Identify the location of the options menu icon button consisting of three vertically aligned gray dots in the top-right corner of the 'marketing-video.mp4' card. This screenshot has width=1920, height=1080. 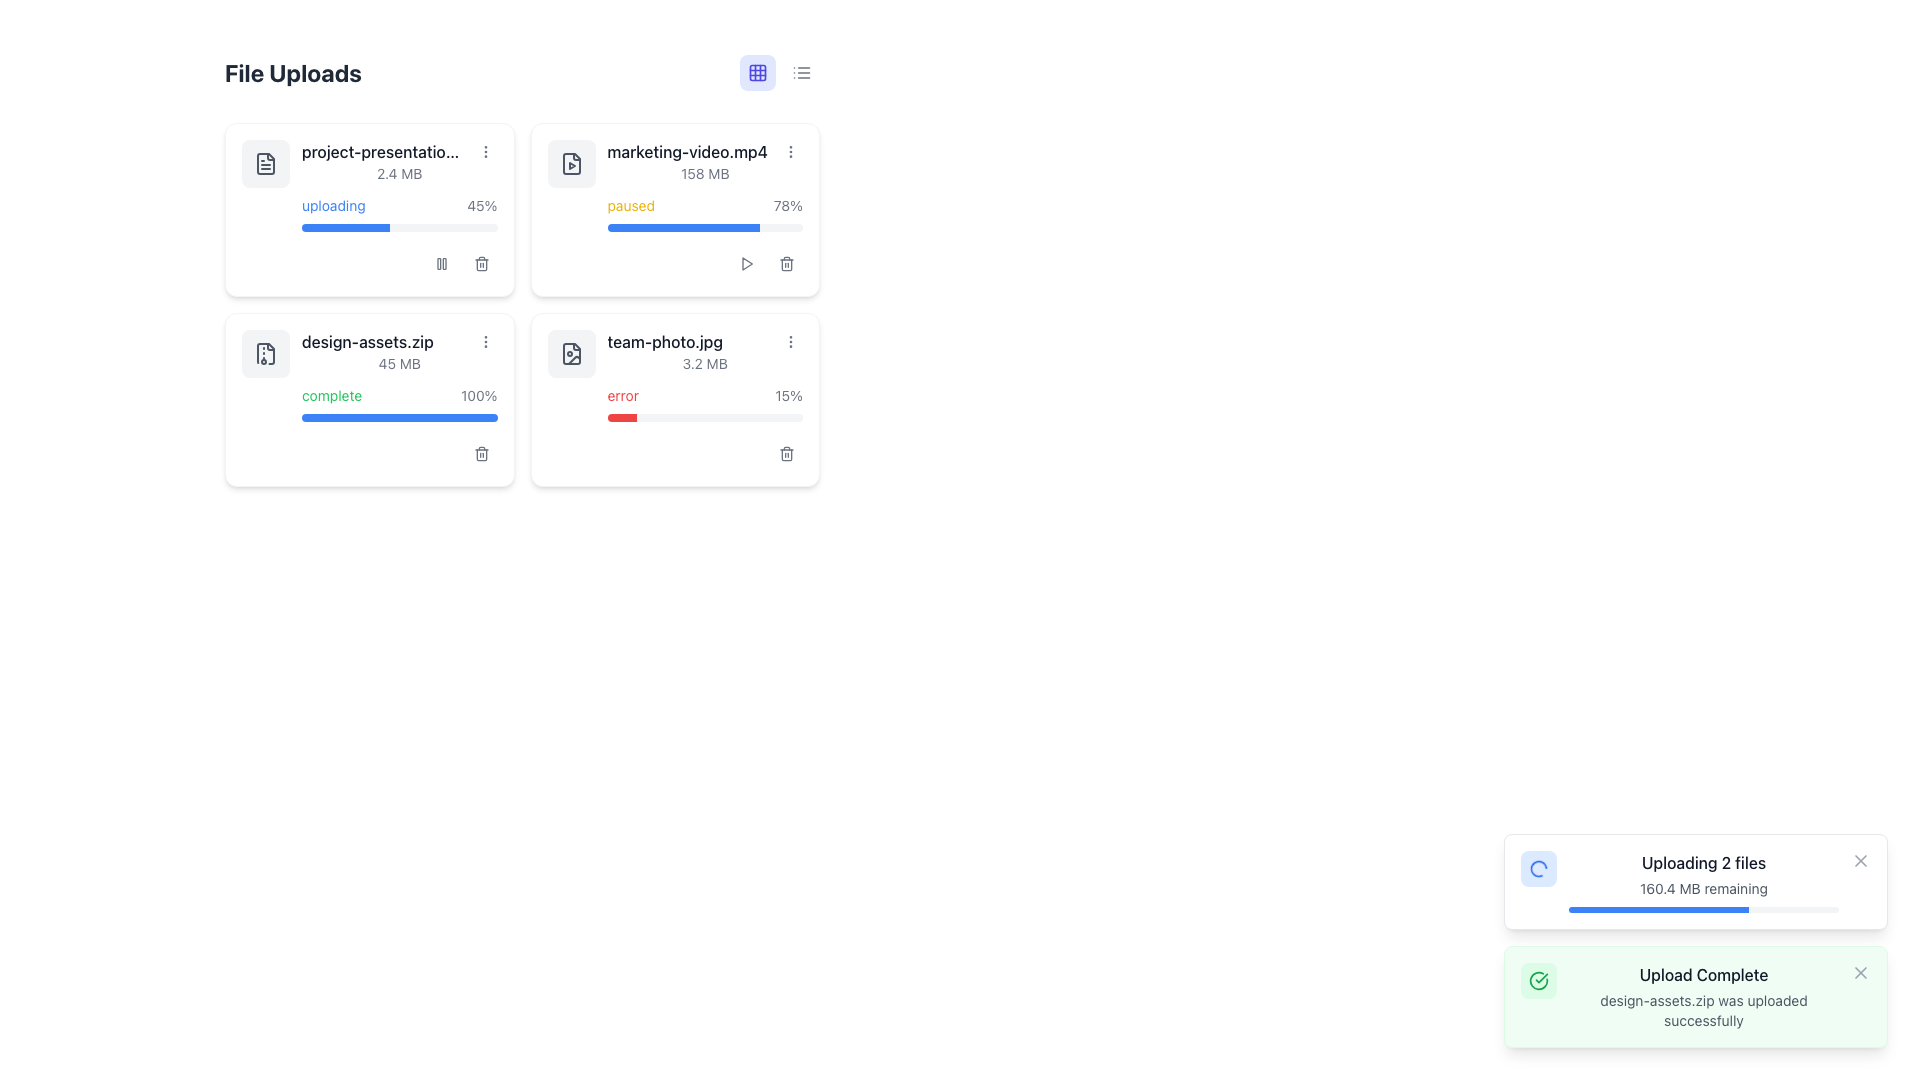
(790, 150).